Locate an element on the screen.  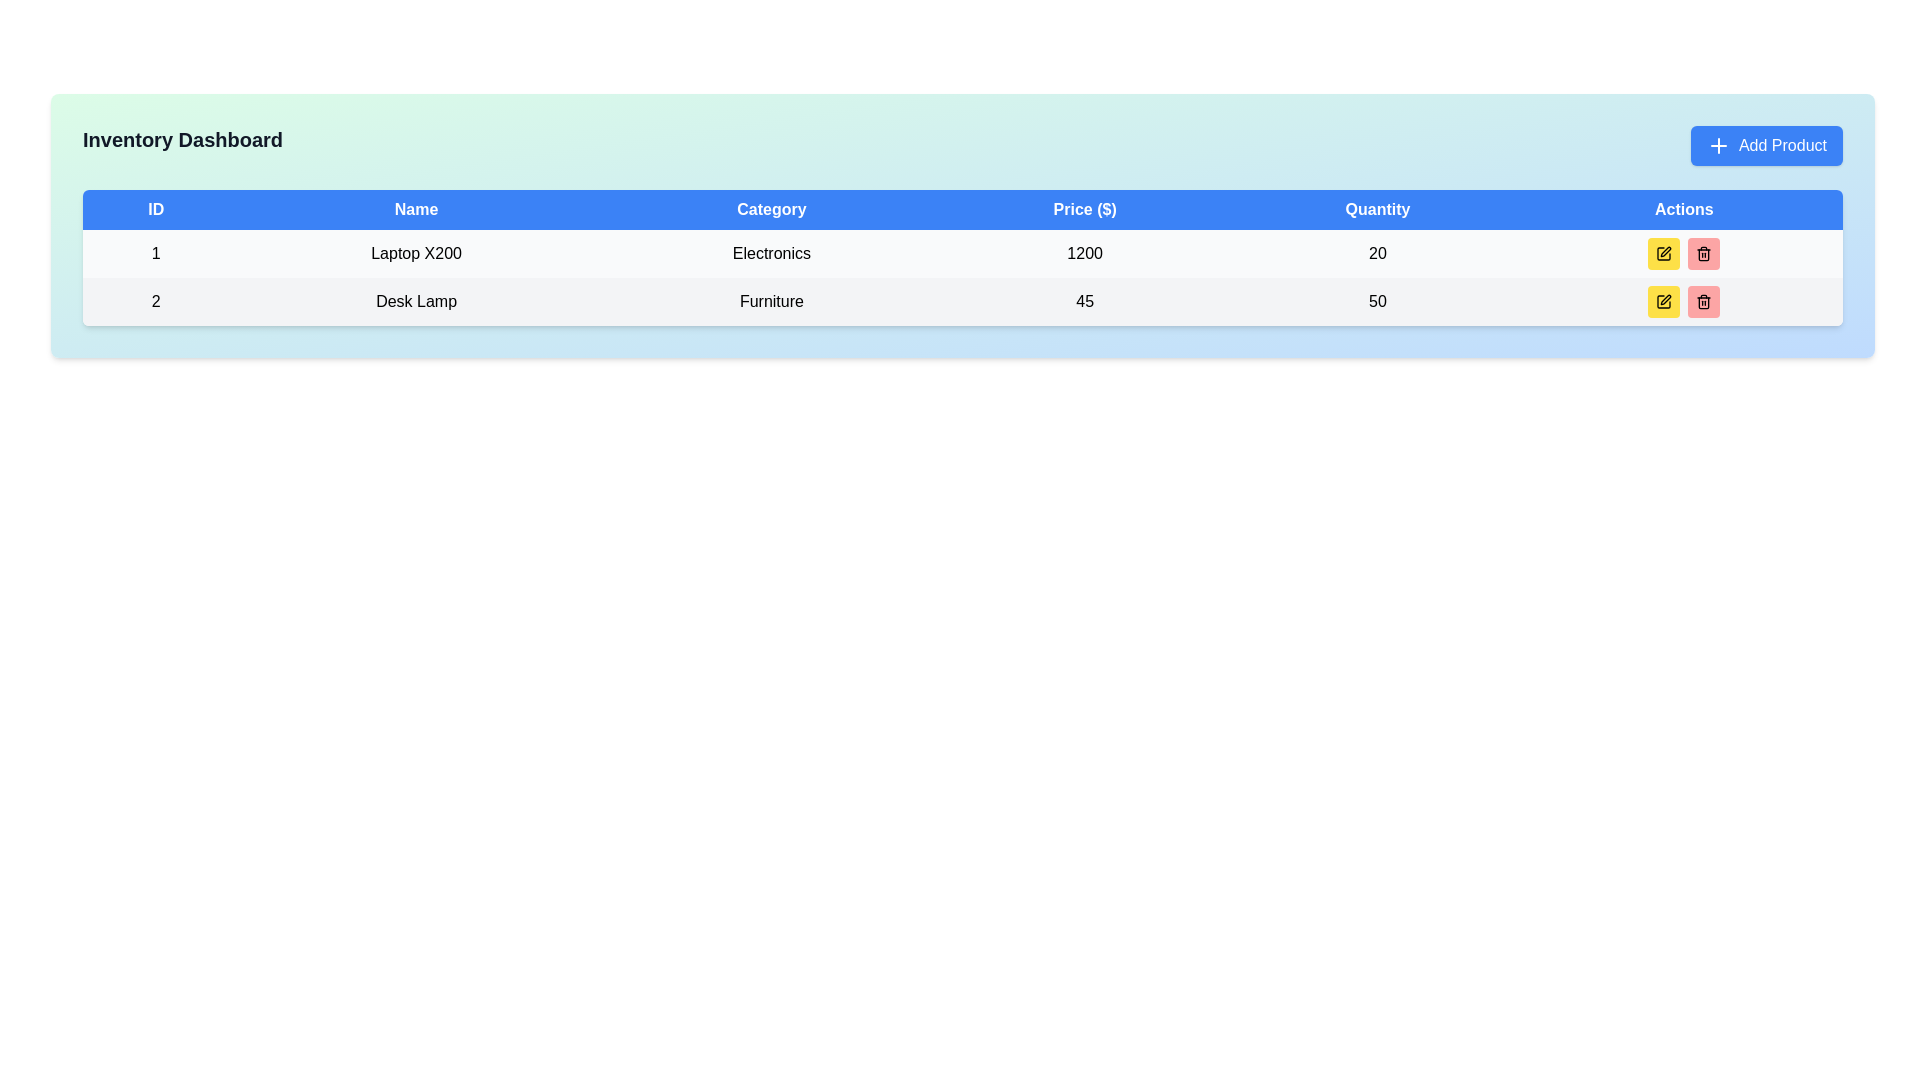
text content of the table cell containing the text '2', which is located in the leading cell of the second row under the 'ID' column header is located at coordinates (155, 301).